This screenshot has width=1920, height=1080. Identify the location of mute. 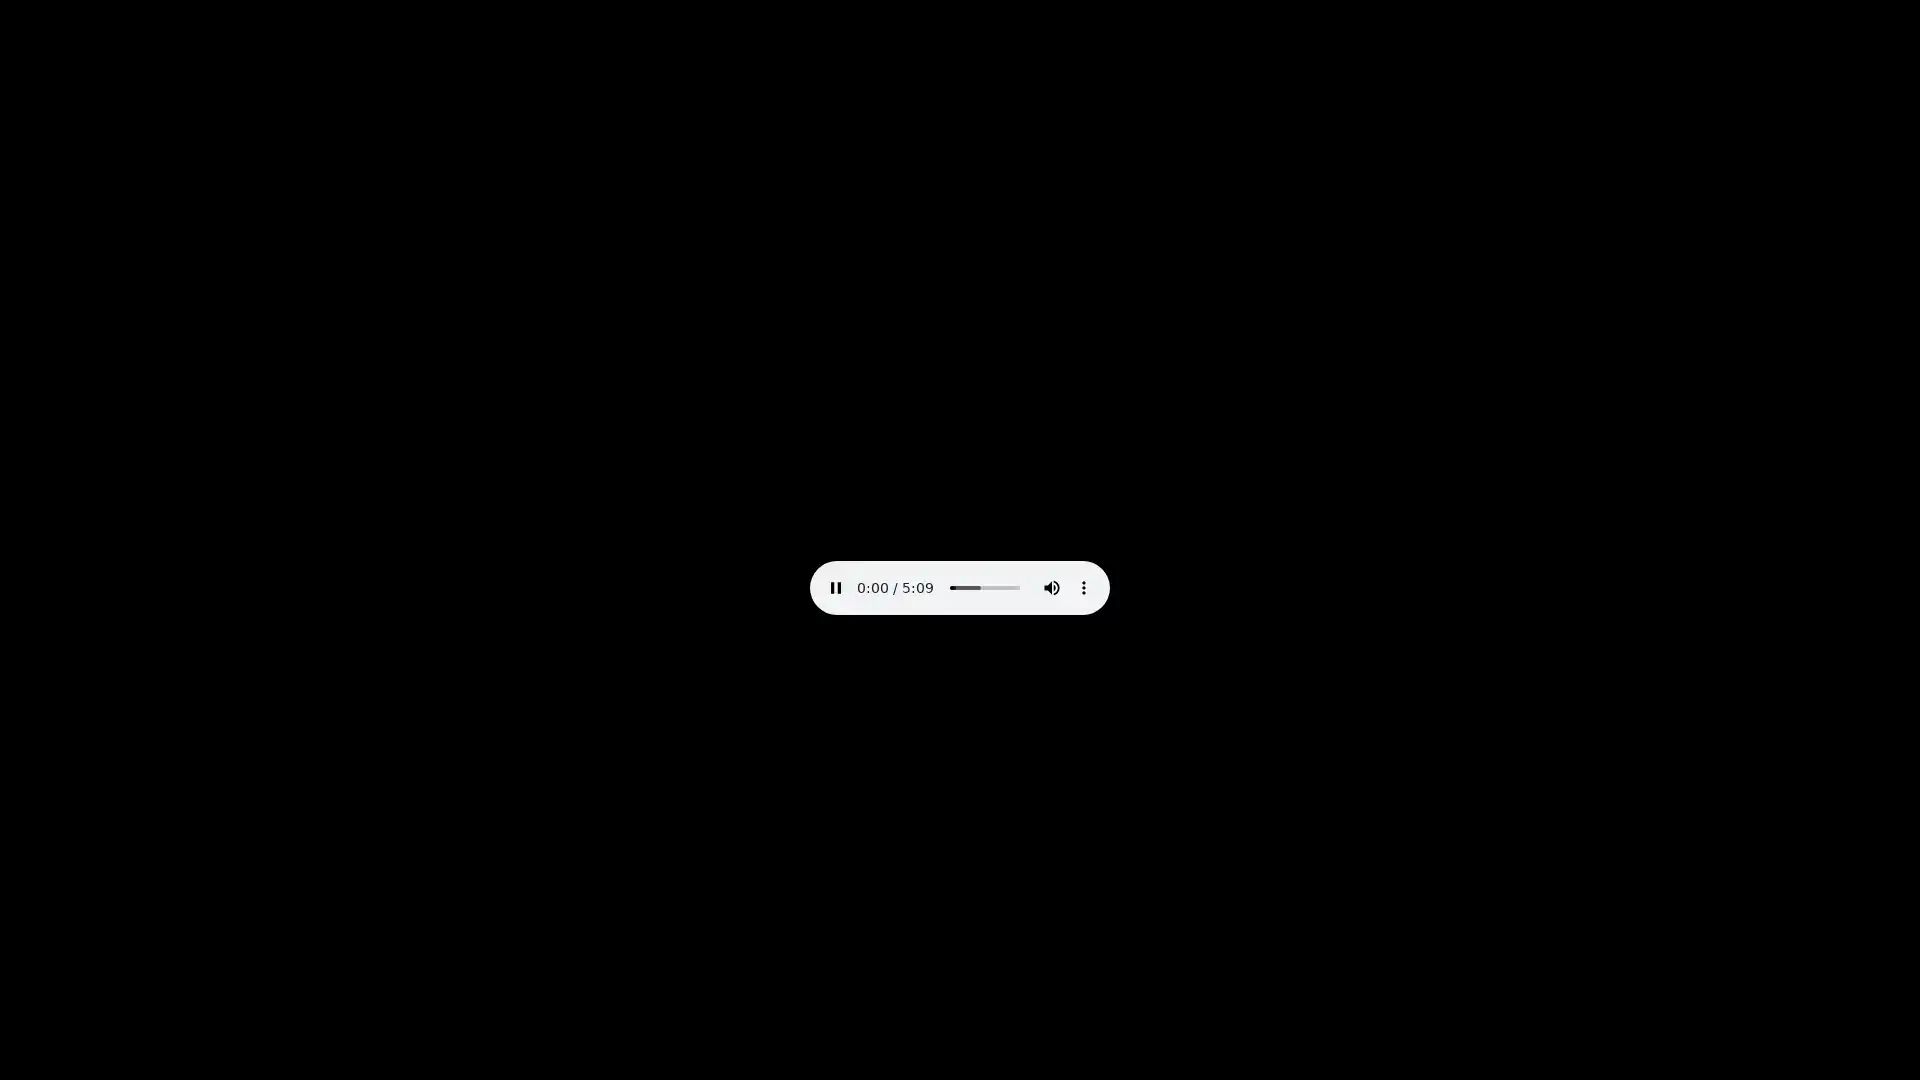
(1050, 586).